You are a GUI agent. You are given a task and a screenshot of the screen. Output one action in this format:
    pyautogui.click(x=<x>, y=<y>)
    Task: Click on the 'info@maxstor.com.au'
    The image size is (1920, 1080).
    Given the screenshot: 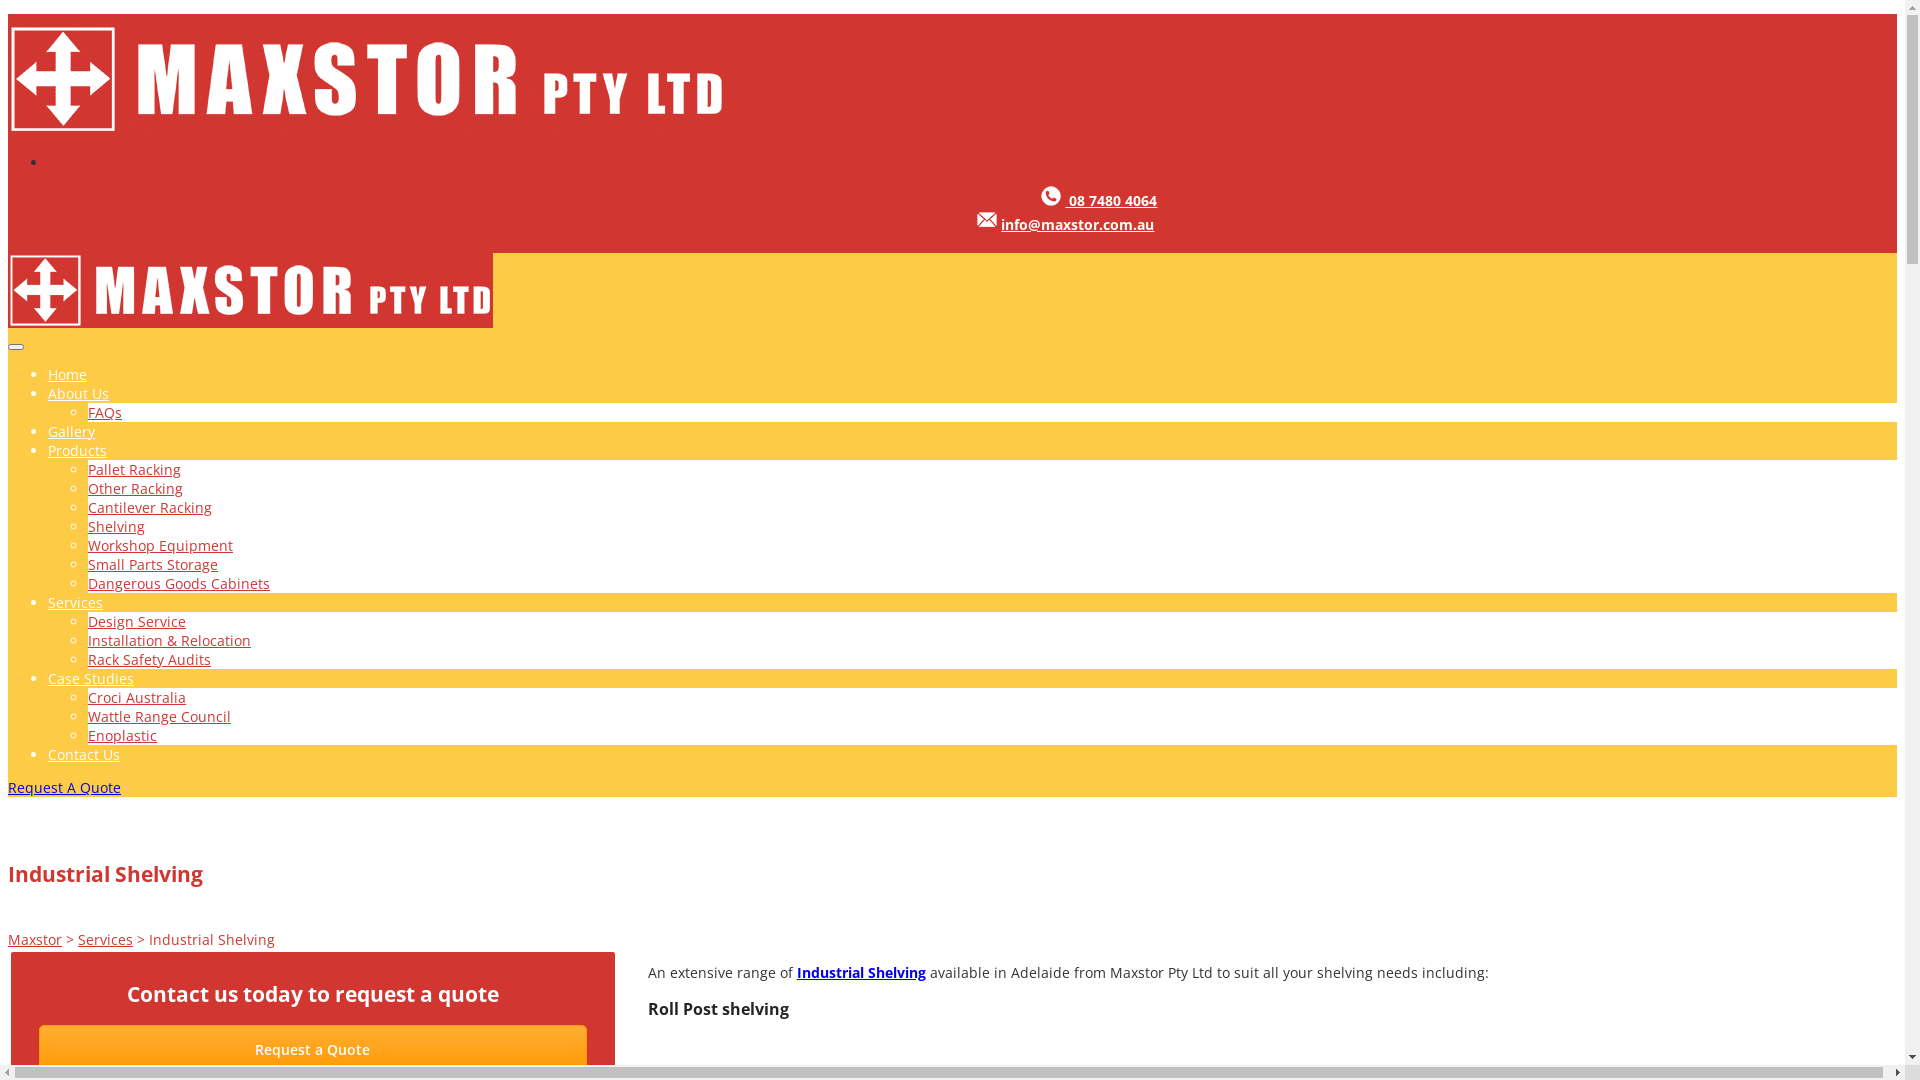 What is the action you would take?
    pyautogui.click(x=1076, y=224)
    